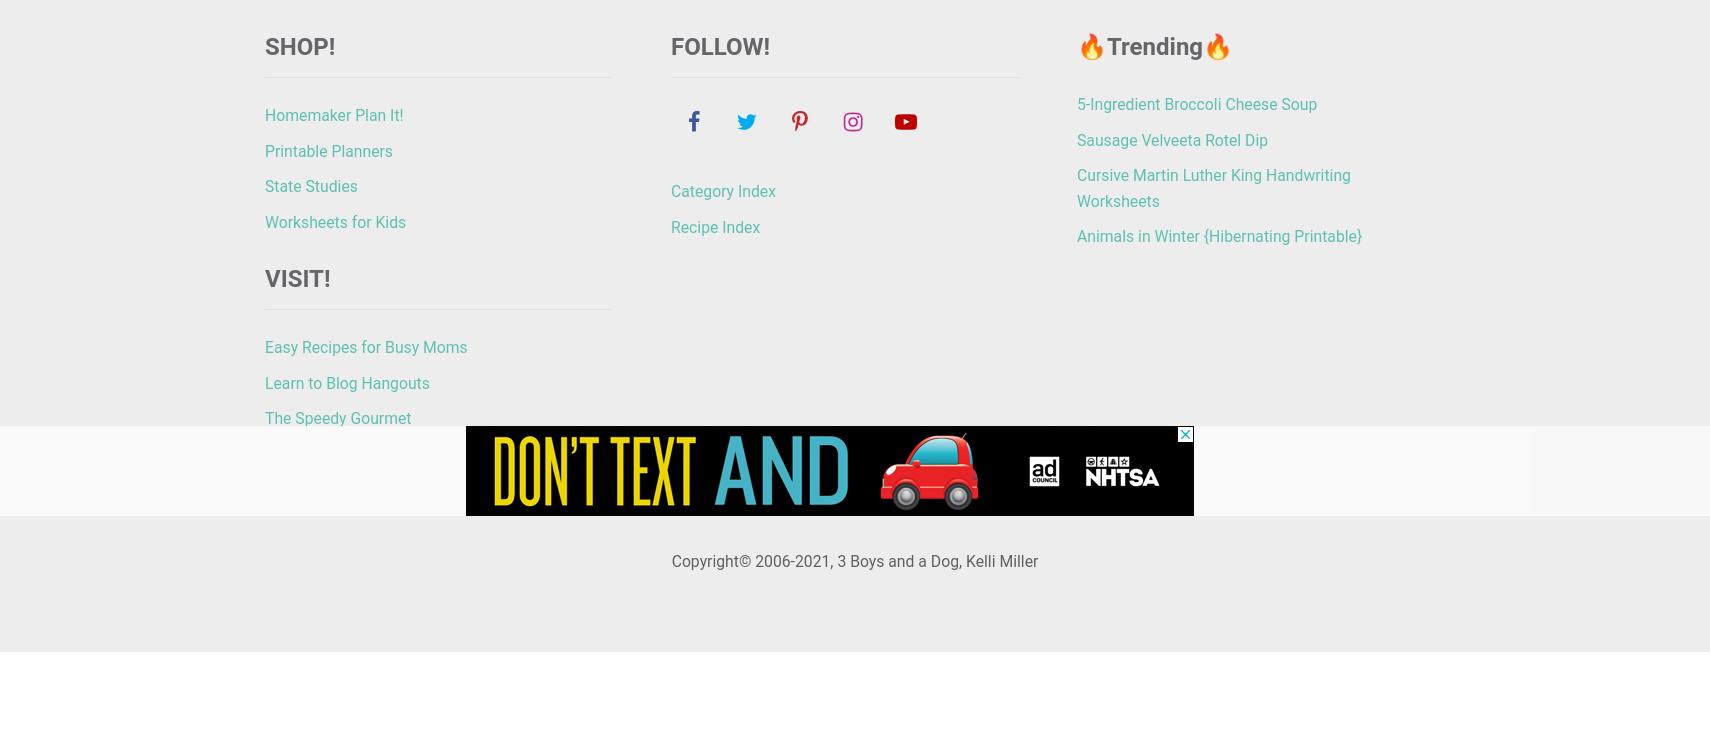 Image resolution: width=1710 pixels, height=742 pixels. Describe the element at coordinates (264, 186) in the screenshot. I see `'State Studies'` at that location.